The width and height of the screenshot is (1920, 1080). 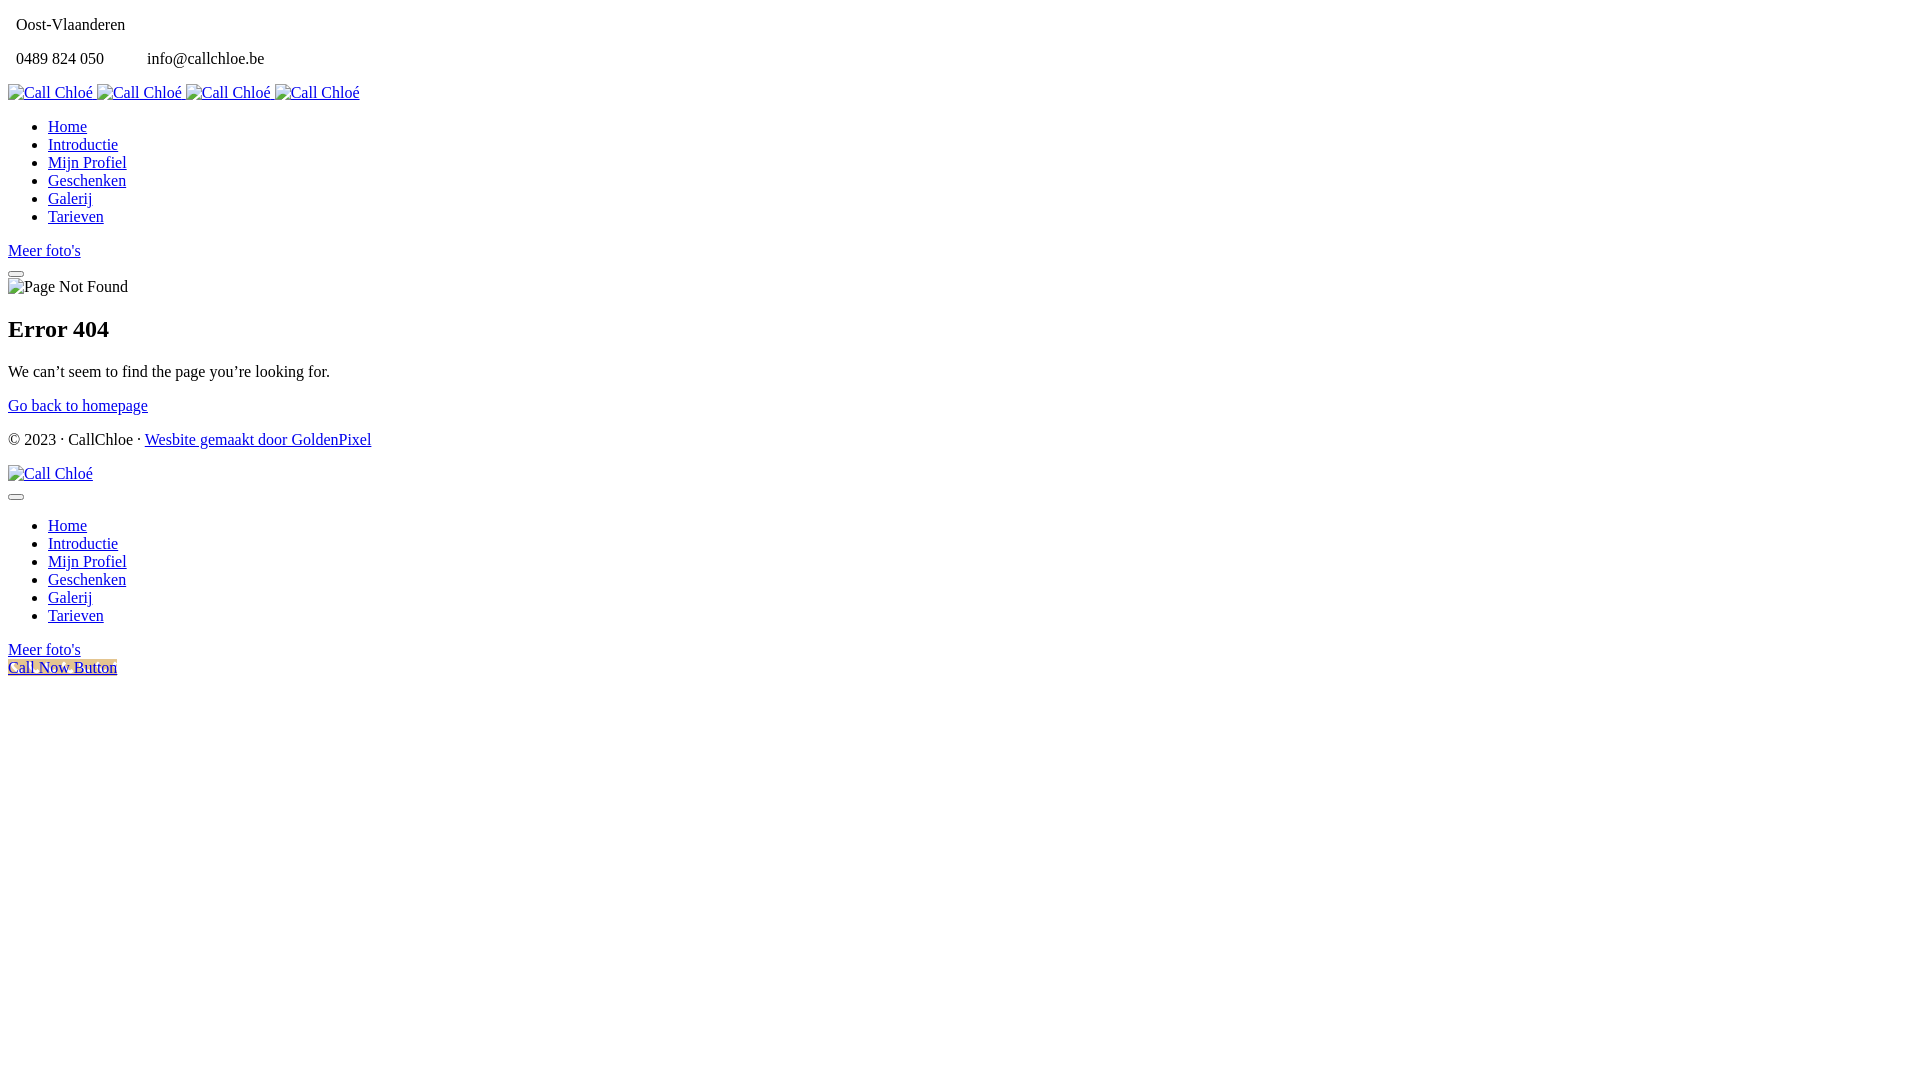 I want to click on 'Introductie', so click(x=48, y=143).